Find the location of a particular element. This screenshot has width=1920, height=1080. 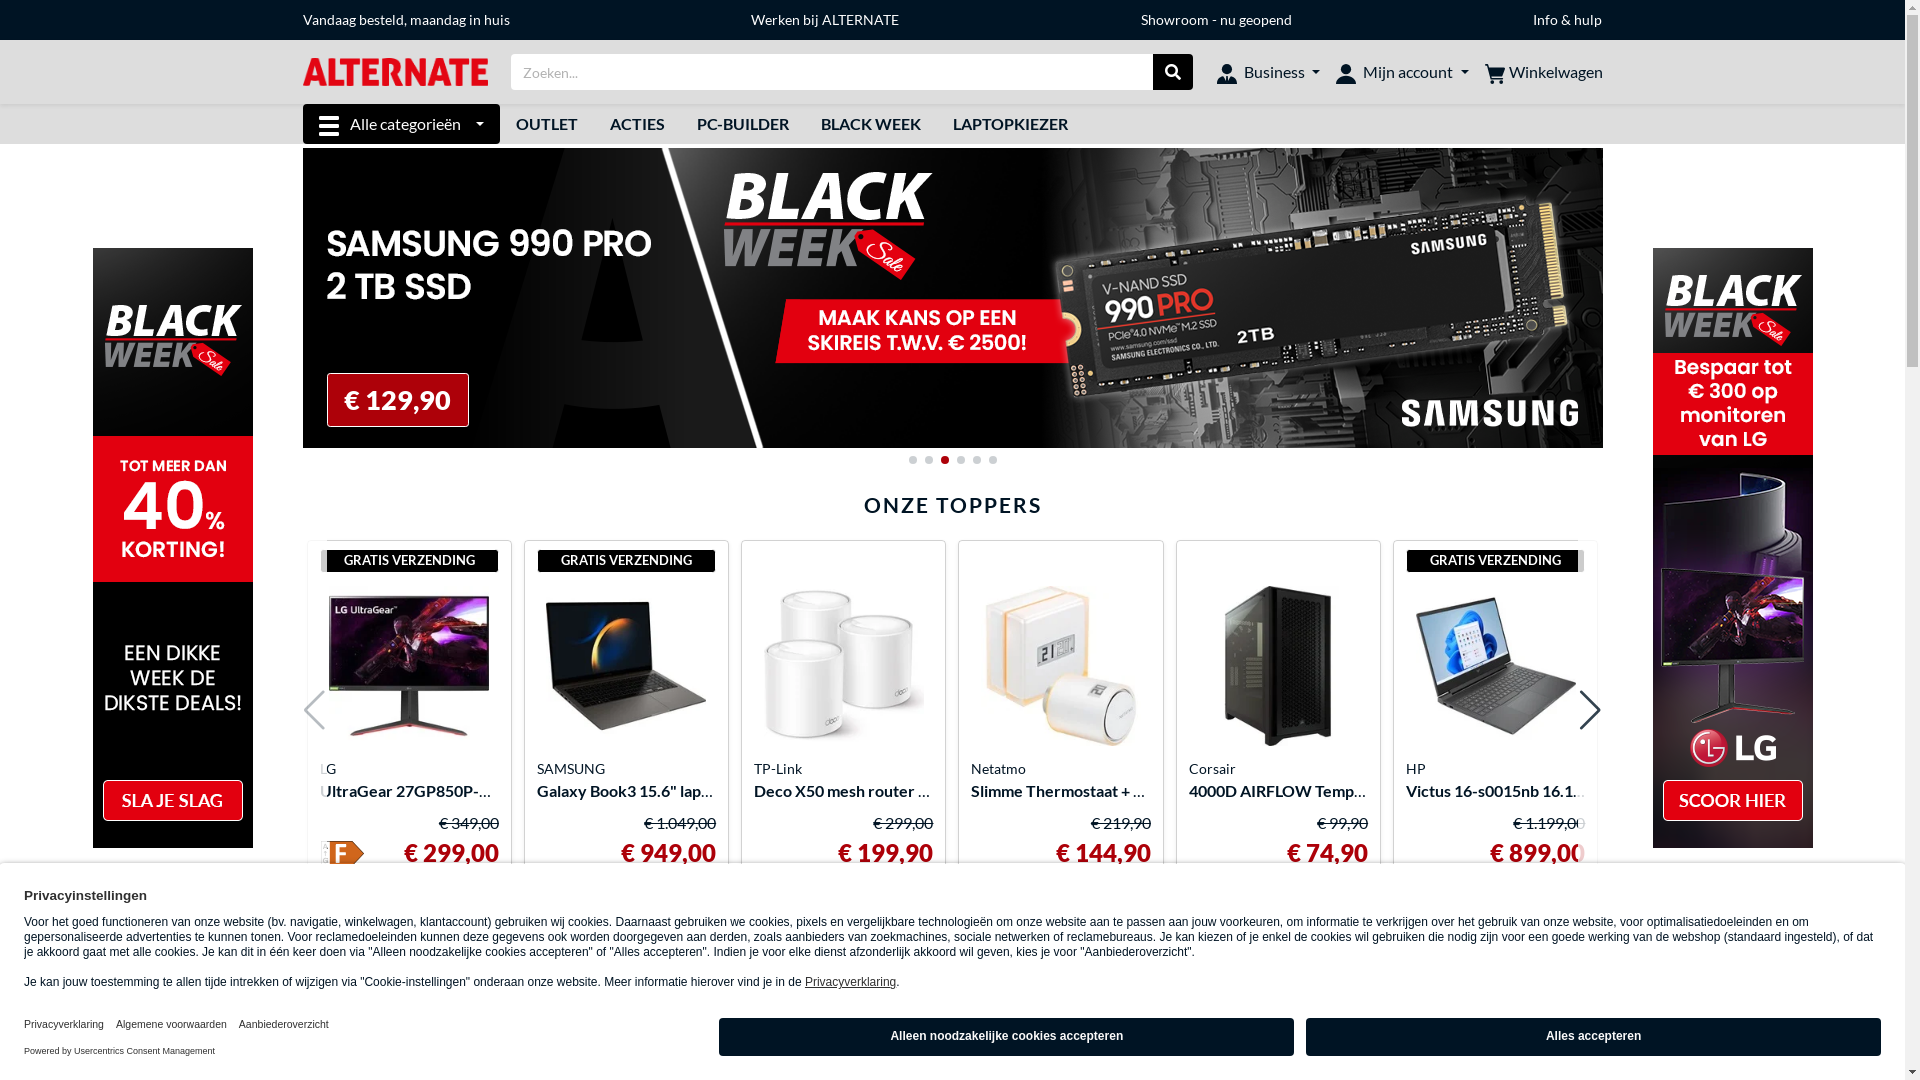

'Werken bij ALTERNATE' is located at coordinates (749, 19).